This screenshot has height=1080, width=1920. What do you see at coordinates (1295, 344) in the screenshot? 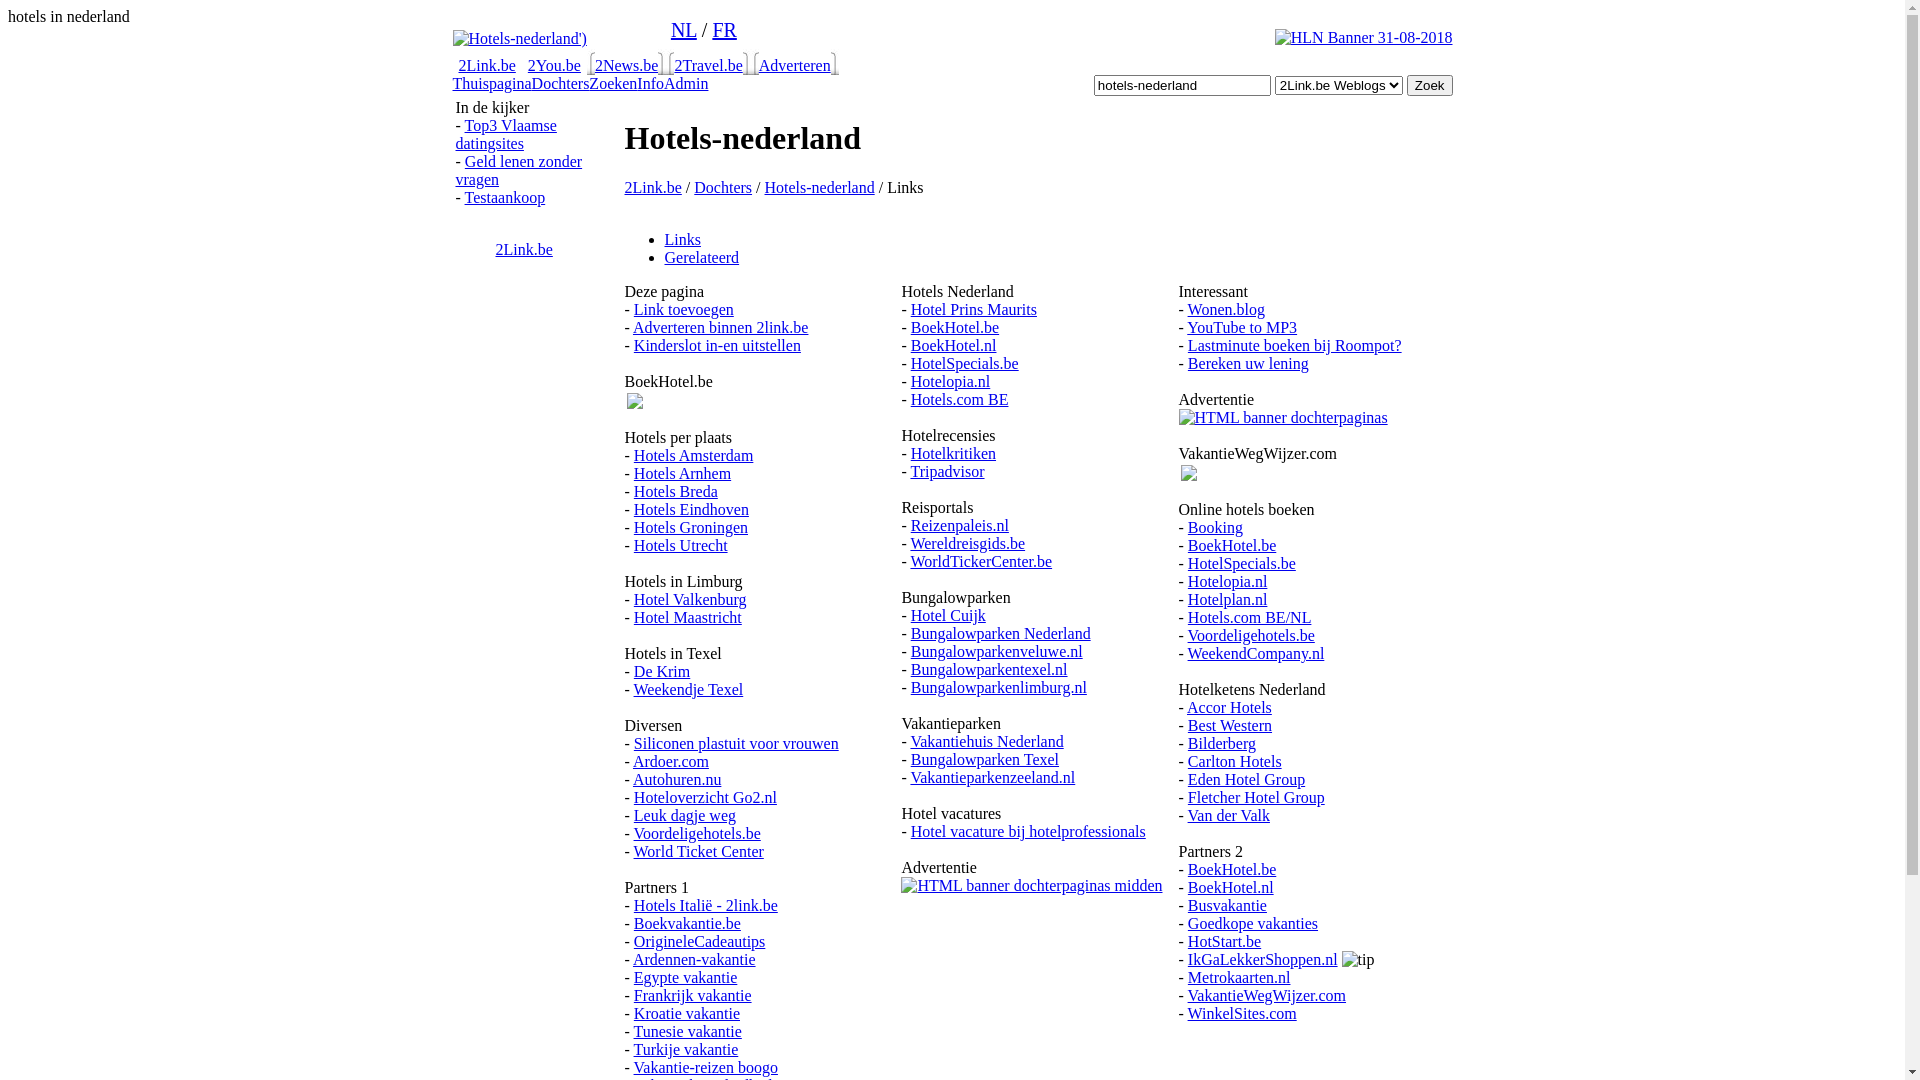
I see `'Lastminute boeken bij Roompot?'` at bounding box center [1295, 344].